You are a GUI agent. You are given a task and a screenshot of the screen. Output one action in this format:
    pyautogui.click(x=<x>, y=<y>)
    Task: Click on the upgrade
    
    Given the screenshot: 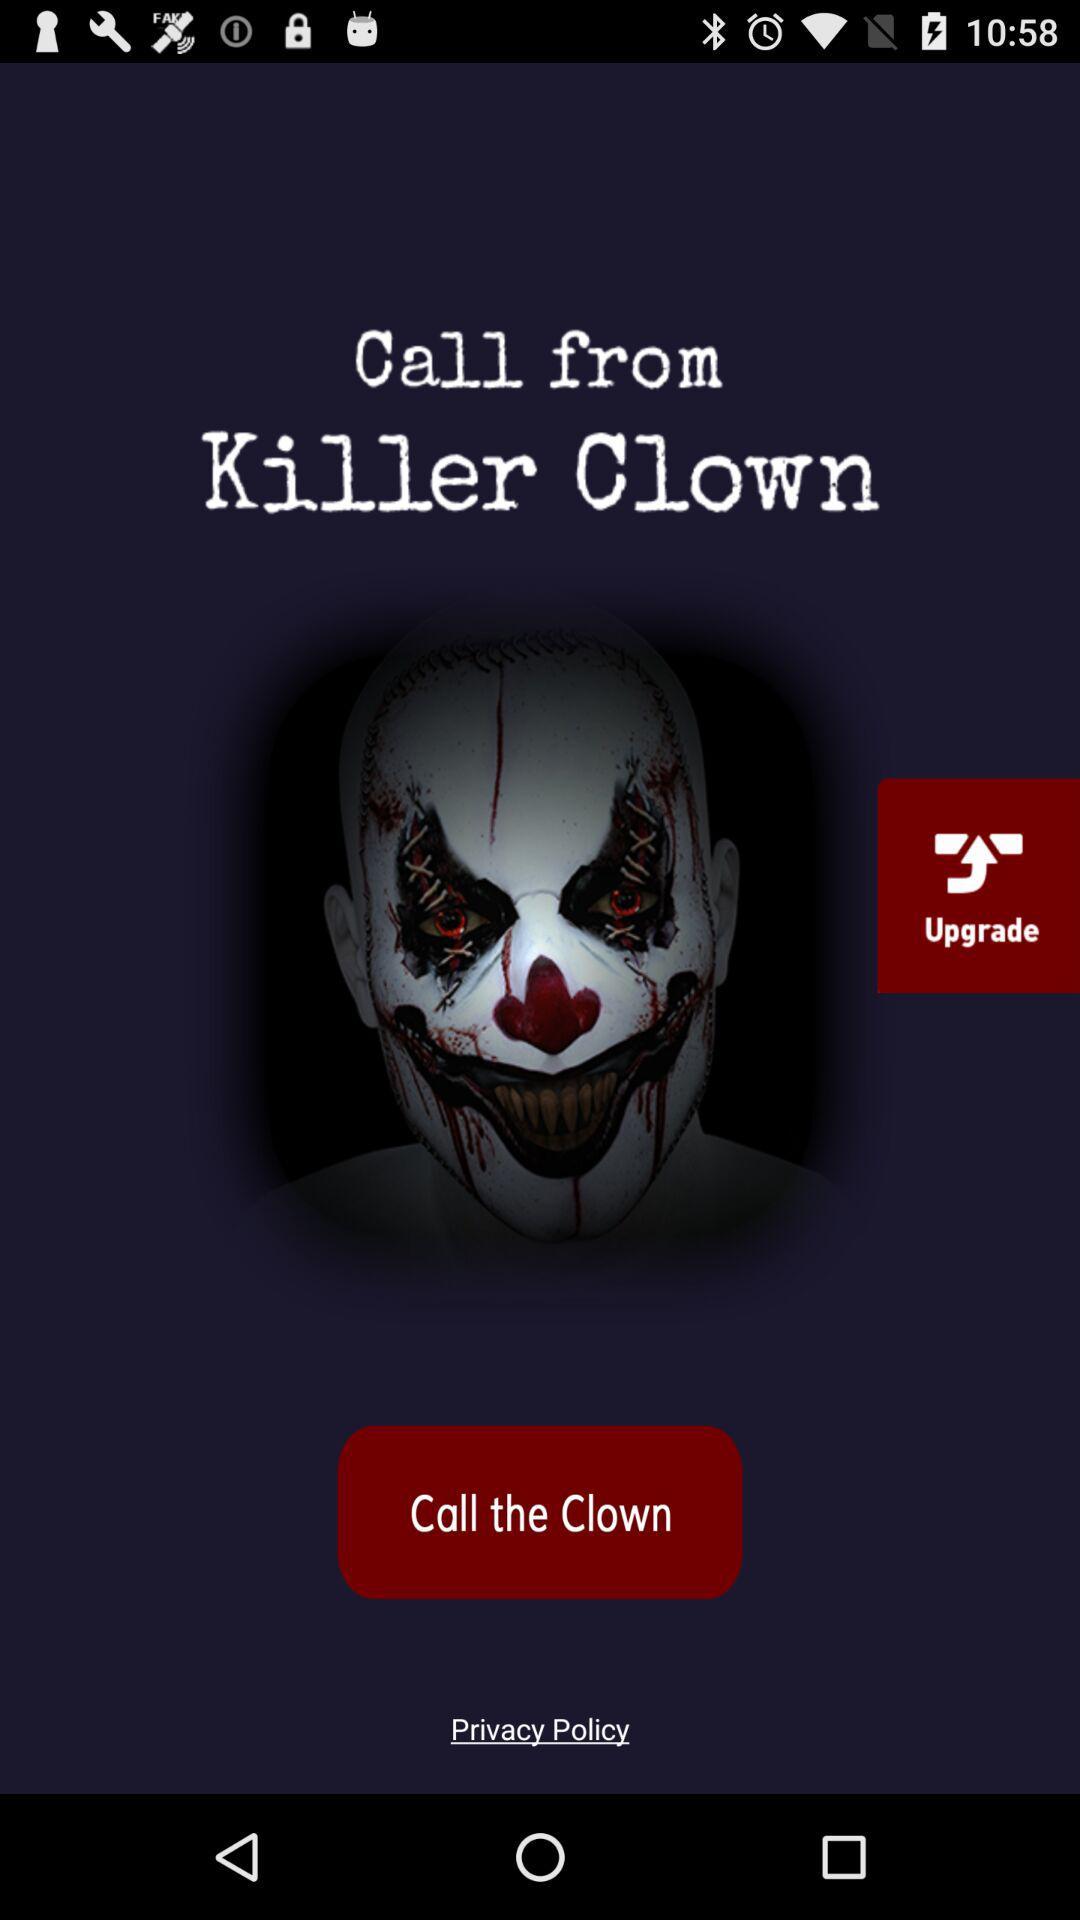 What is the action you would take?
    pyautogui.click(x=977, y=883)
    